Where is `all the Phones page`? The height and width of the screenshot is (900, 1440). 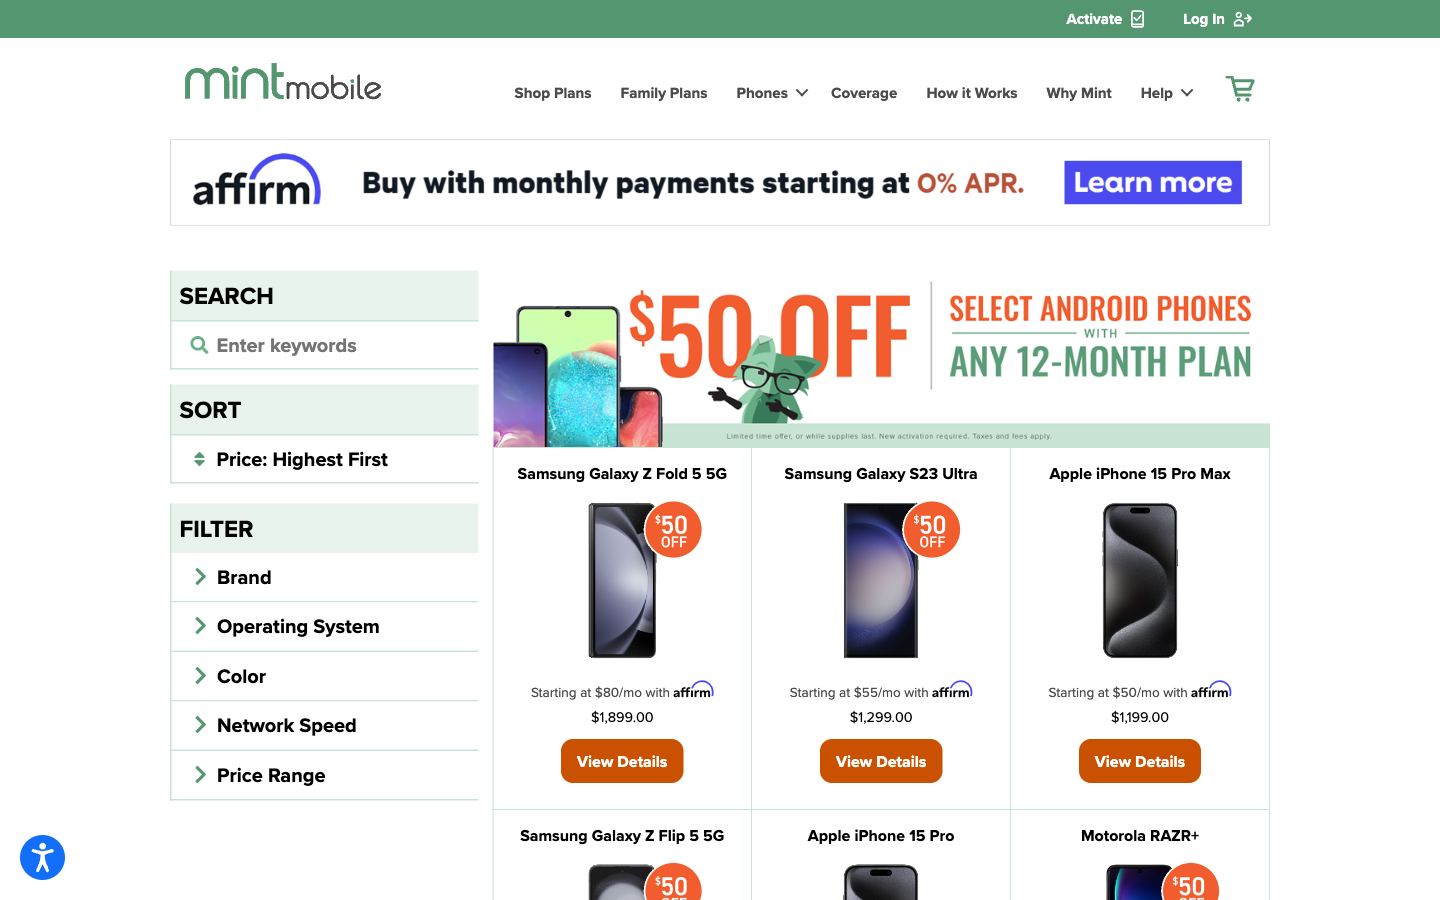 all the Phones page is located at coordinates (768, 91).